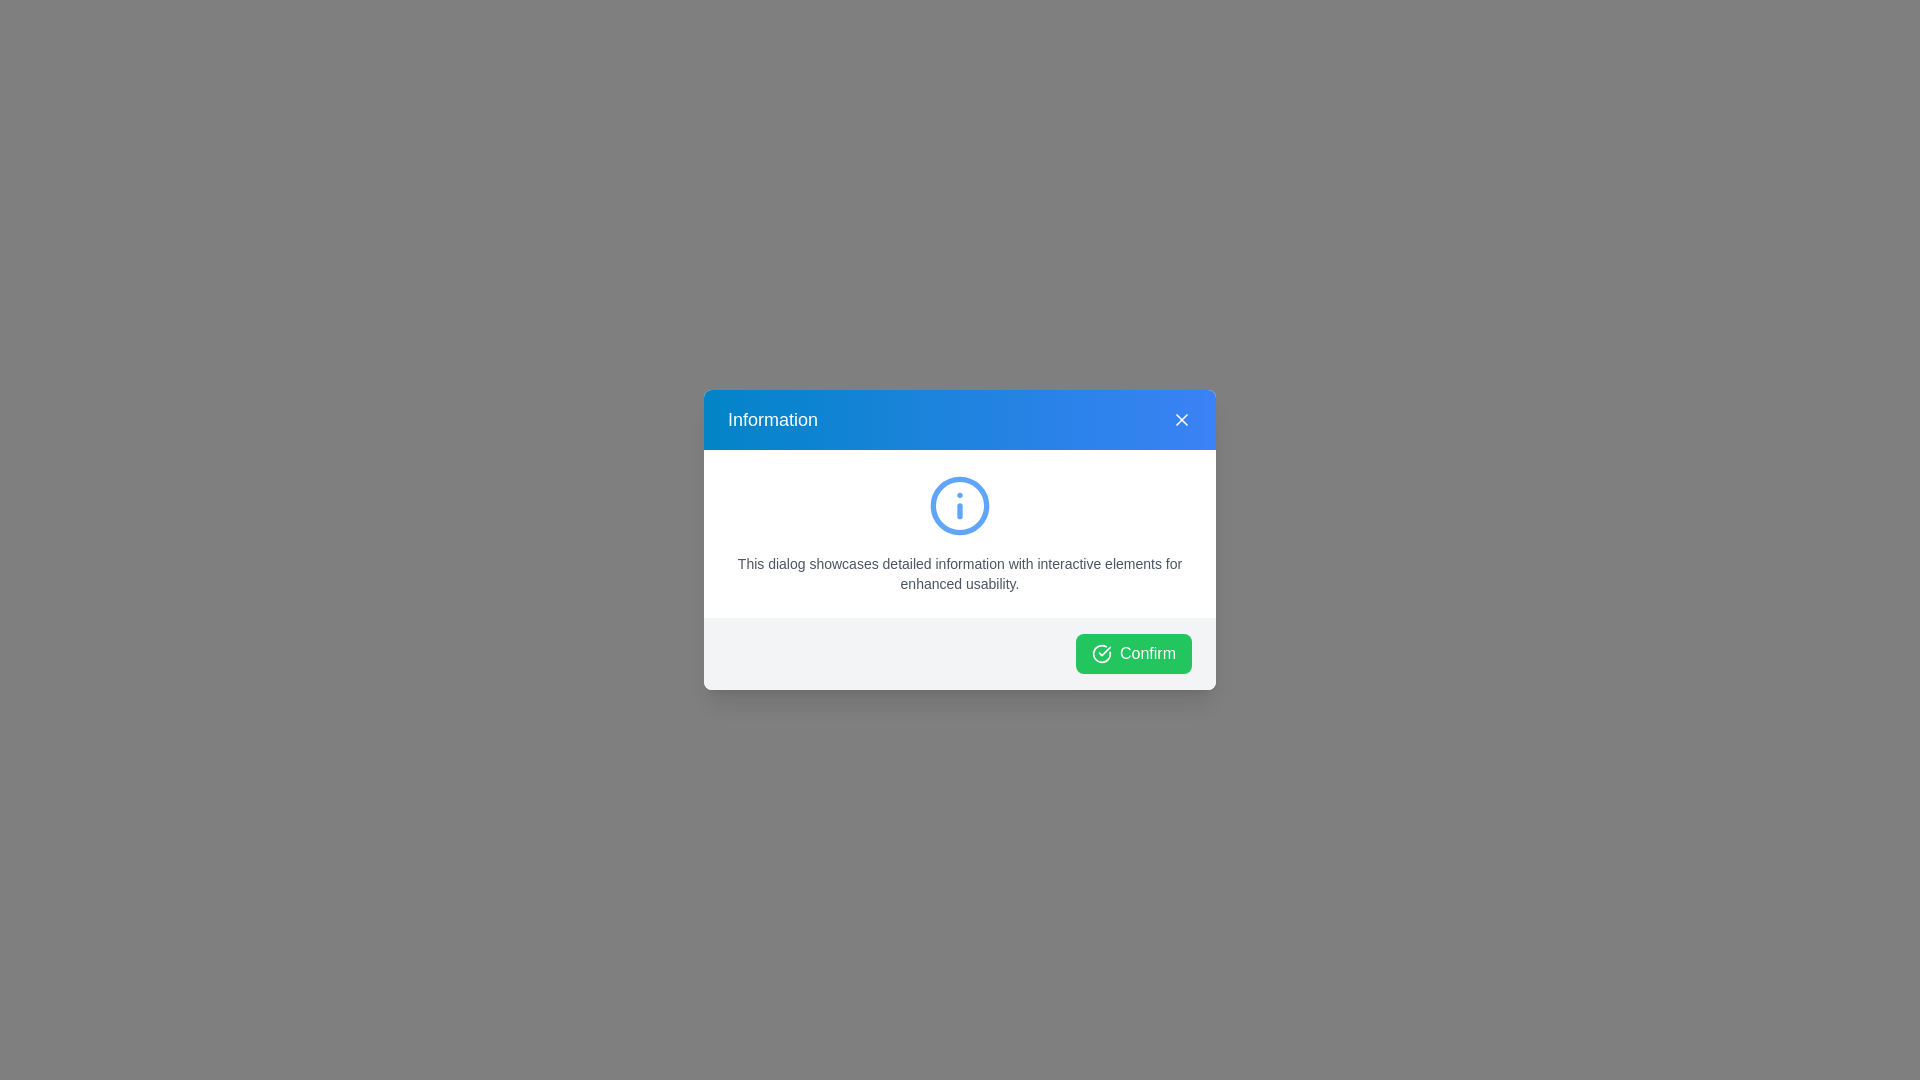 The width and height of the screenshot is (1920, 1080). Describe the element at coordinates (960, 532) in the screenshot. I see `informational content element that features an icon with an 'i' and text stating 'This dialog showcases detailed information with interactive elements for enhanced usability.'` at that location.